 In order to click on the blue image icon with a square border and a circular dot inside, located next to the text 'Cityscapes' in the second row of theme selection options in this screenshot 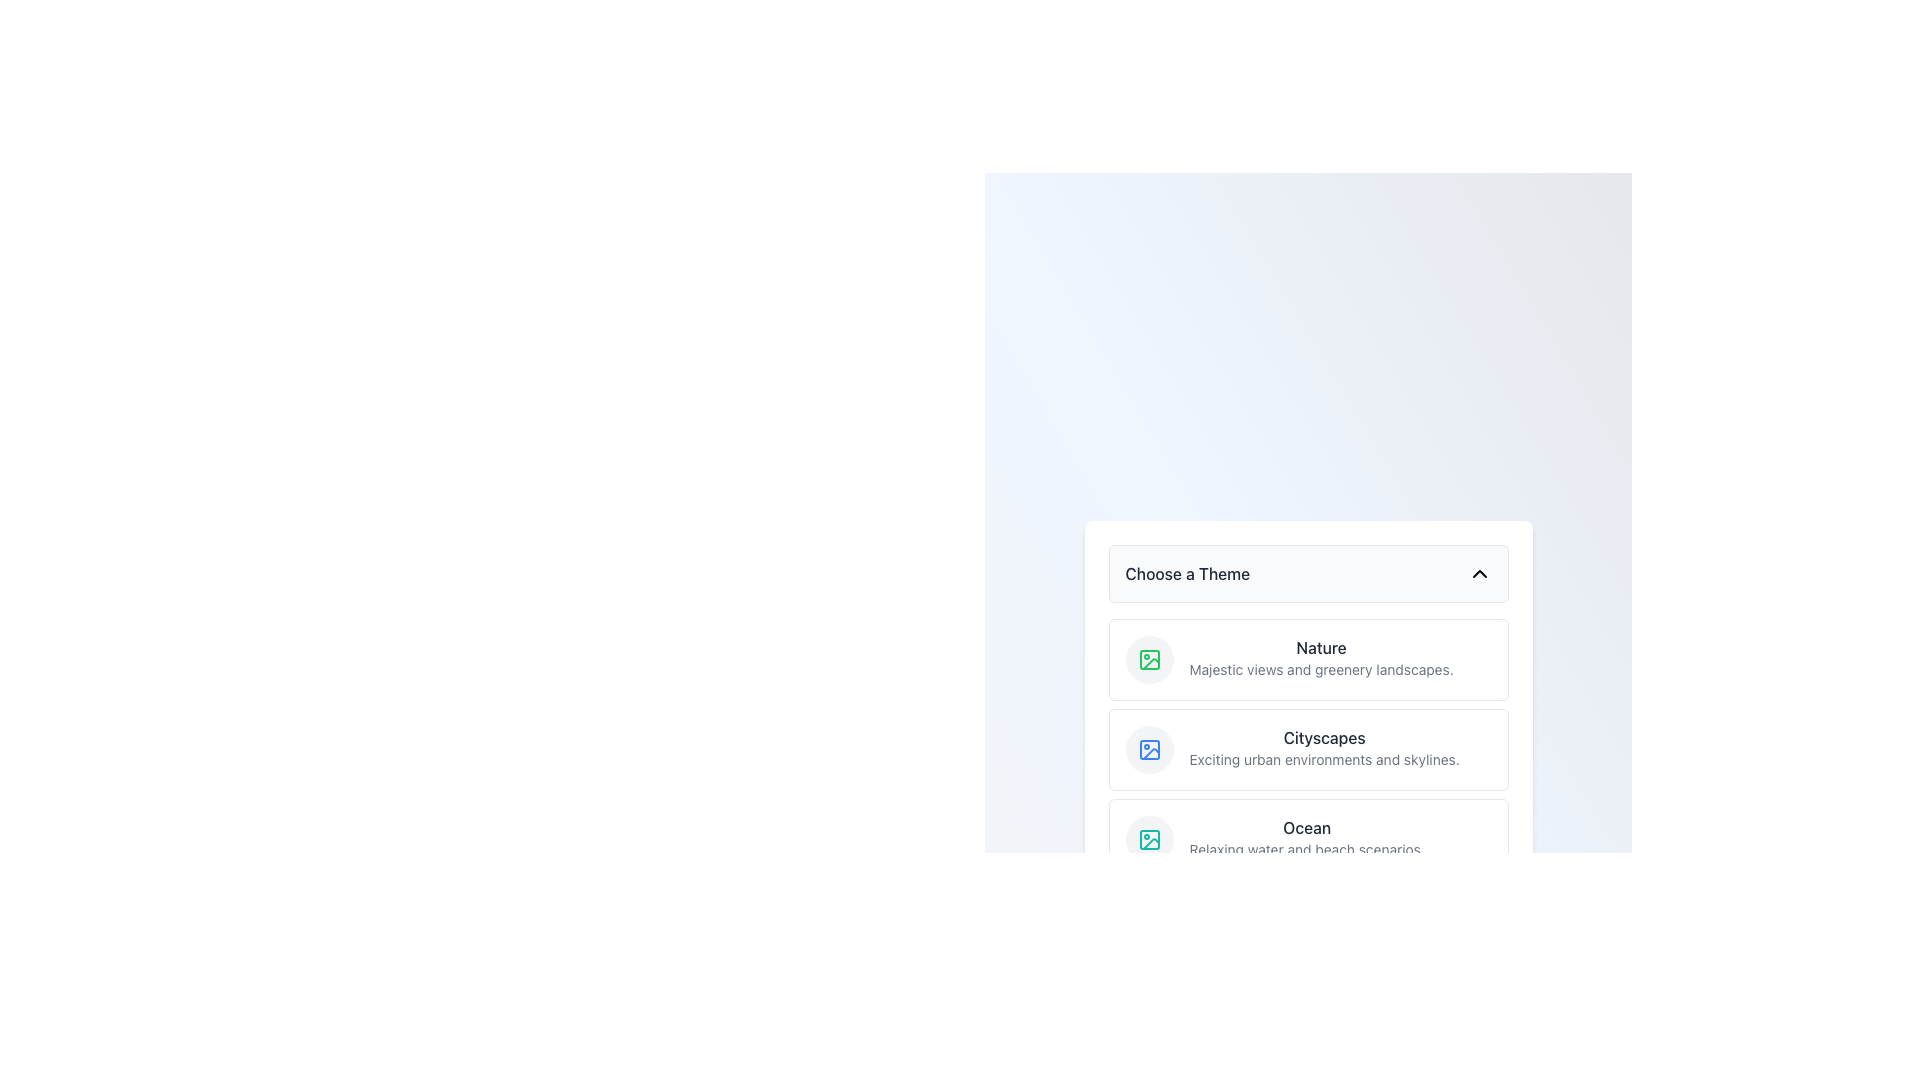, I will do `click(1149, 749)`.